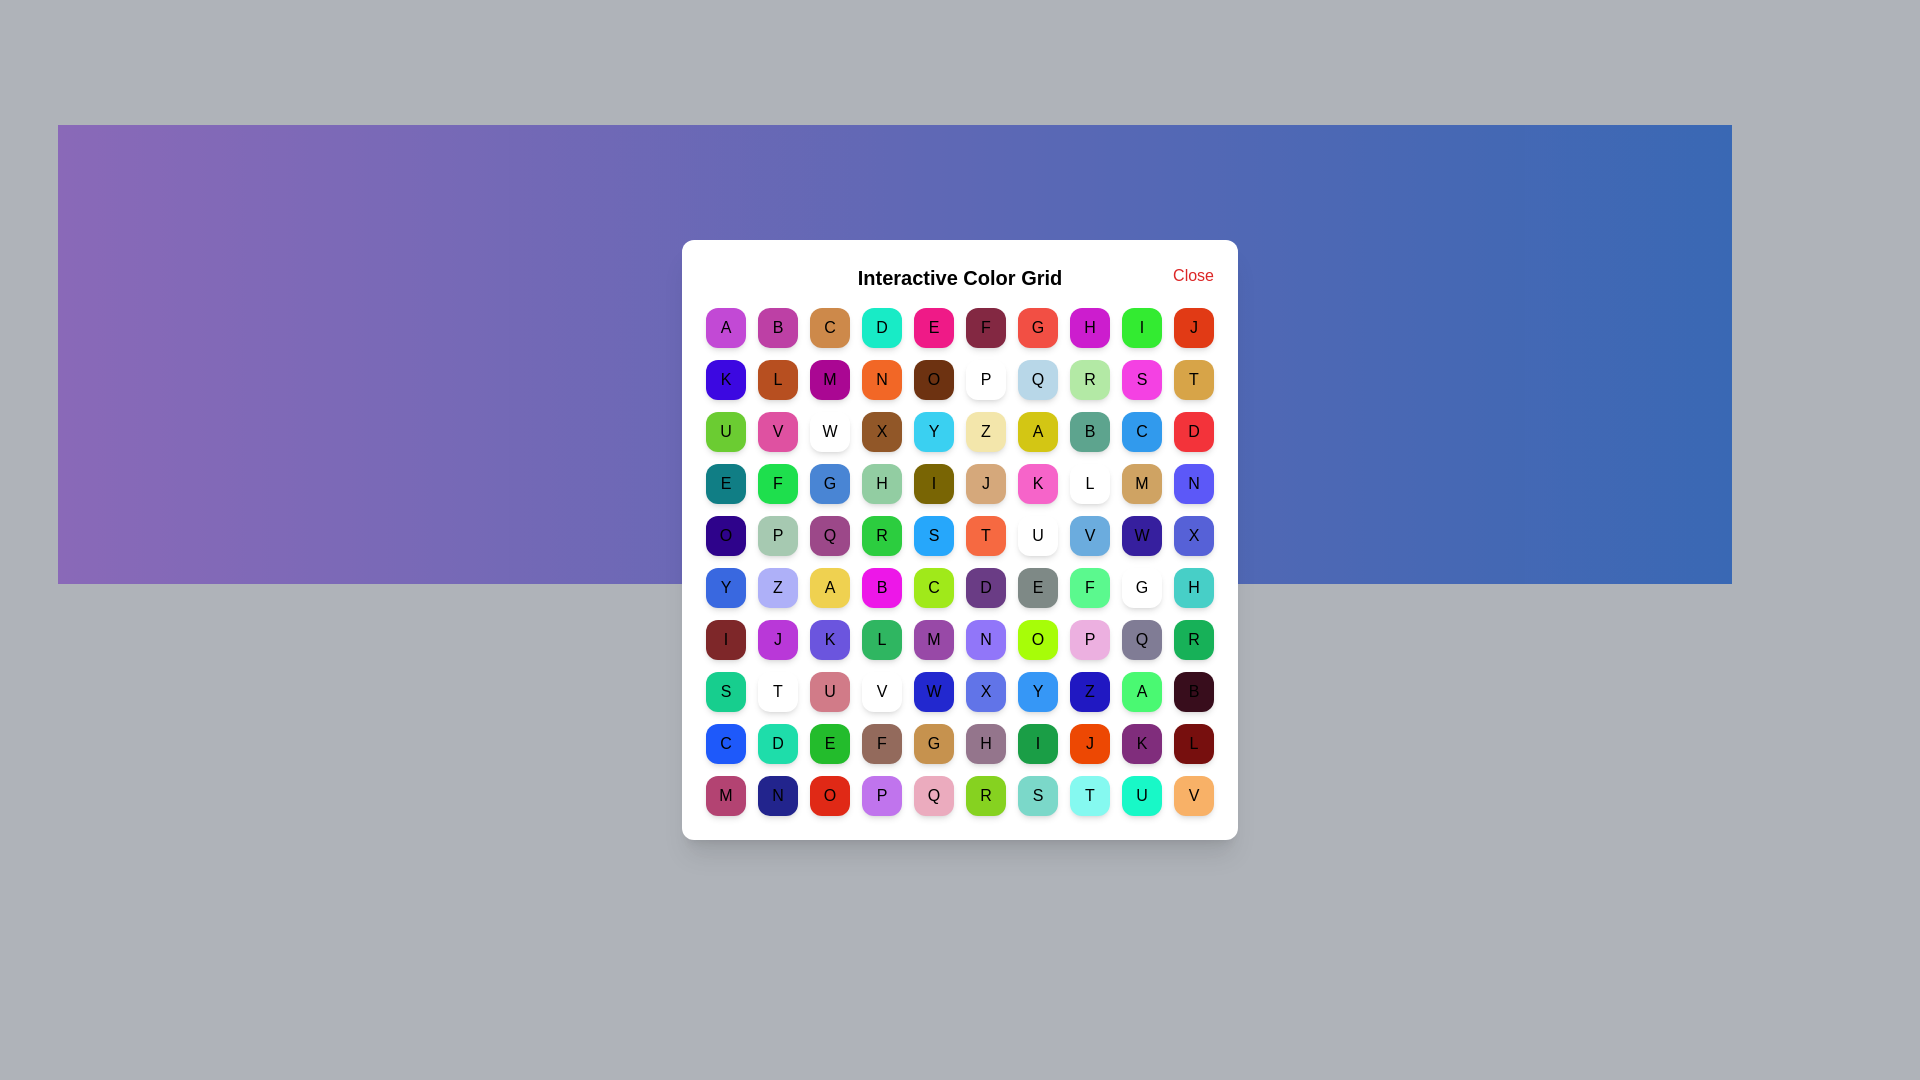  What do you see at coordinates (1193, 276) in the screenshot?
I see `the 'Close' button to close the dialog` at bounding box center [1193, 276].